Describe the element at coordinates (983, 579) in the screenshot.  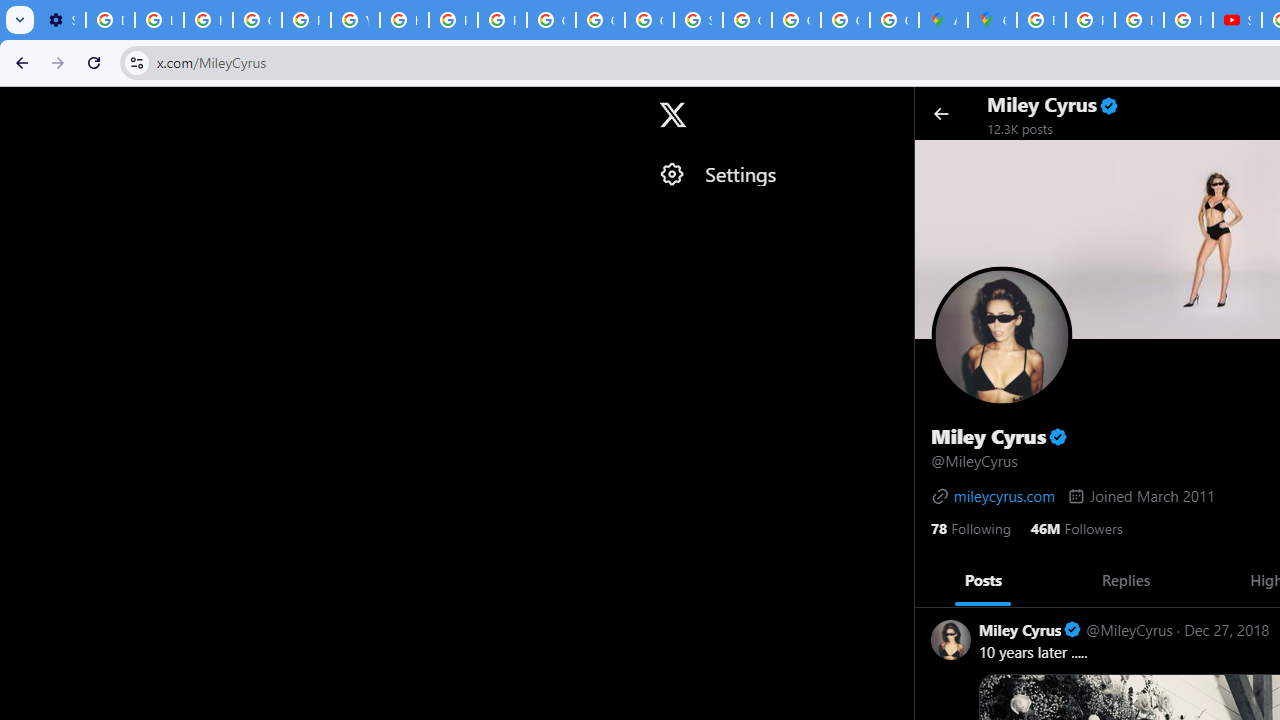
I see `'Posts'` at that location.